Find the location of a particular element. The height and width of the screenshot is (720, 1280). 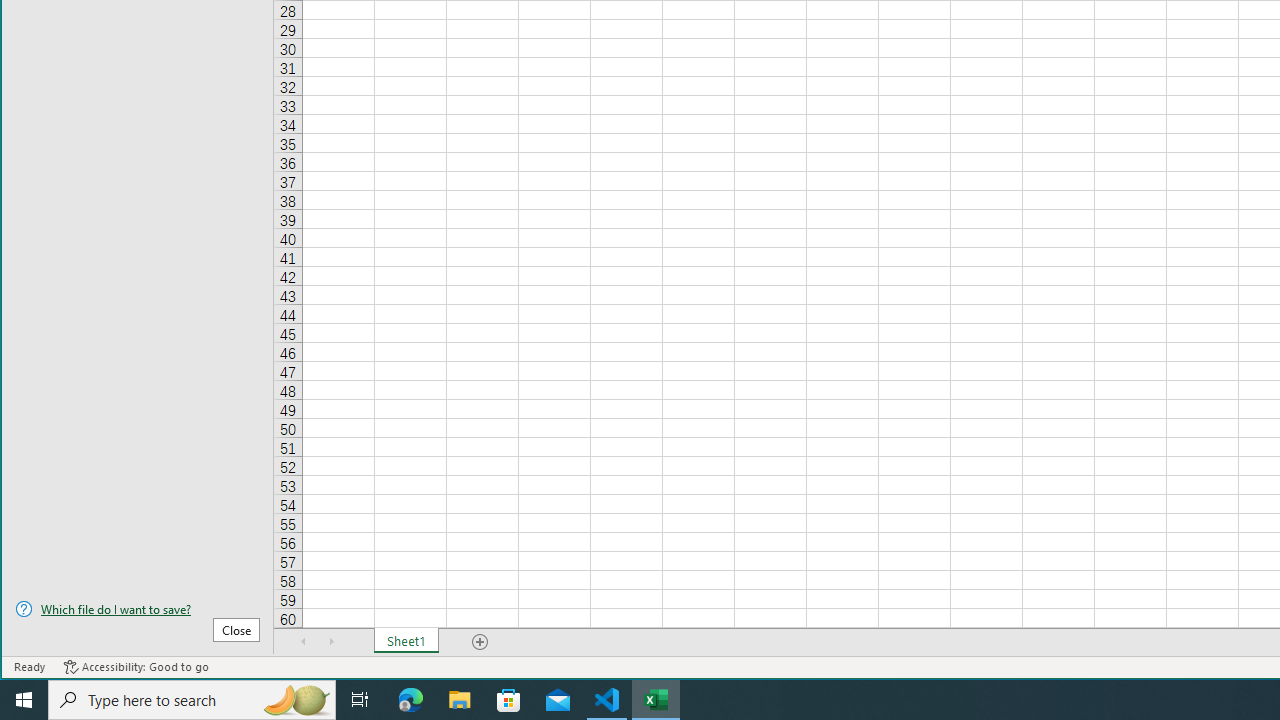

'Search highlights icon opens search home window' is located at coordinates (294, 698).